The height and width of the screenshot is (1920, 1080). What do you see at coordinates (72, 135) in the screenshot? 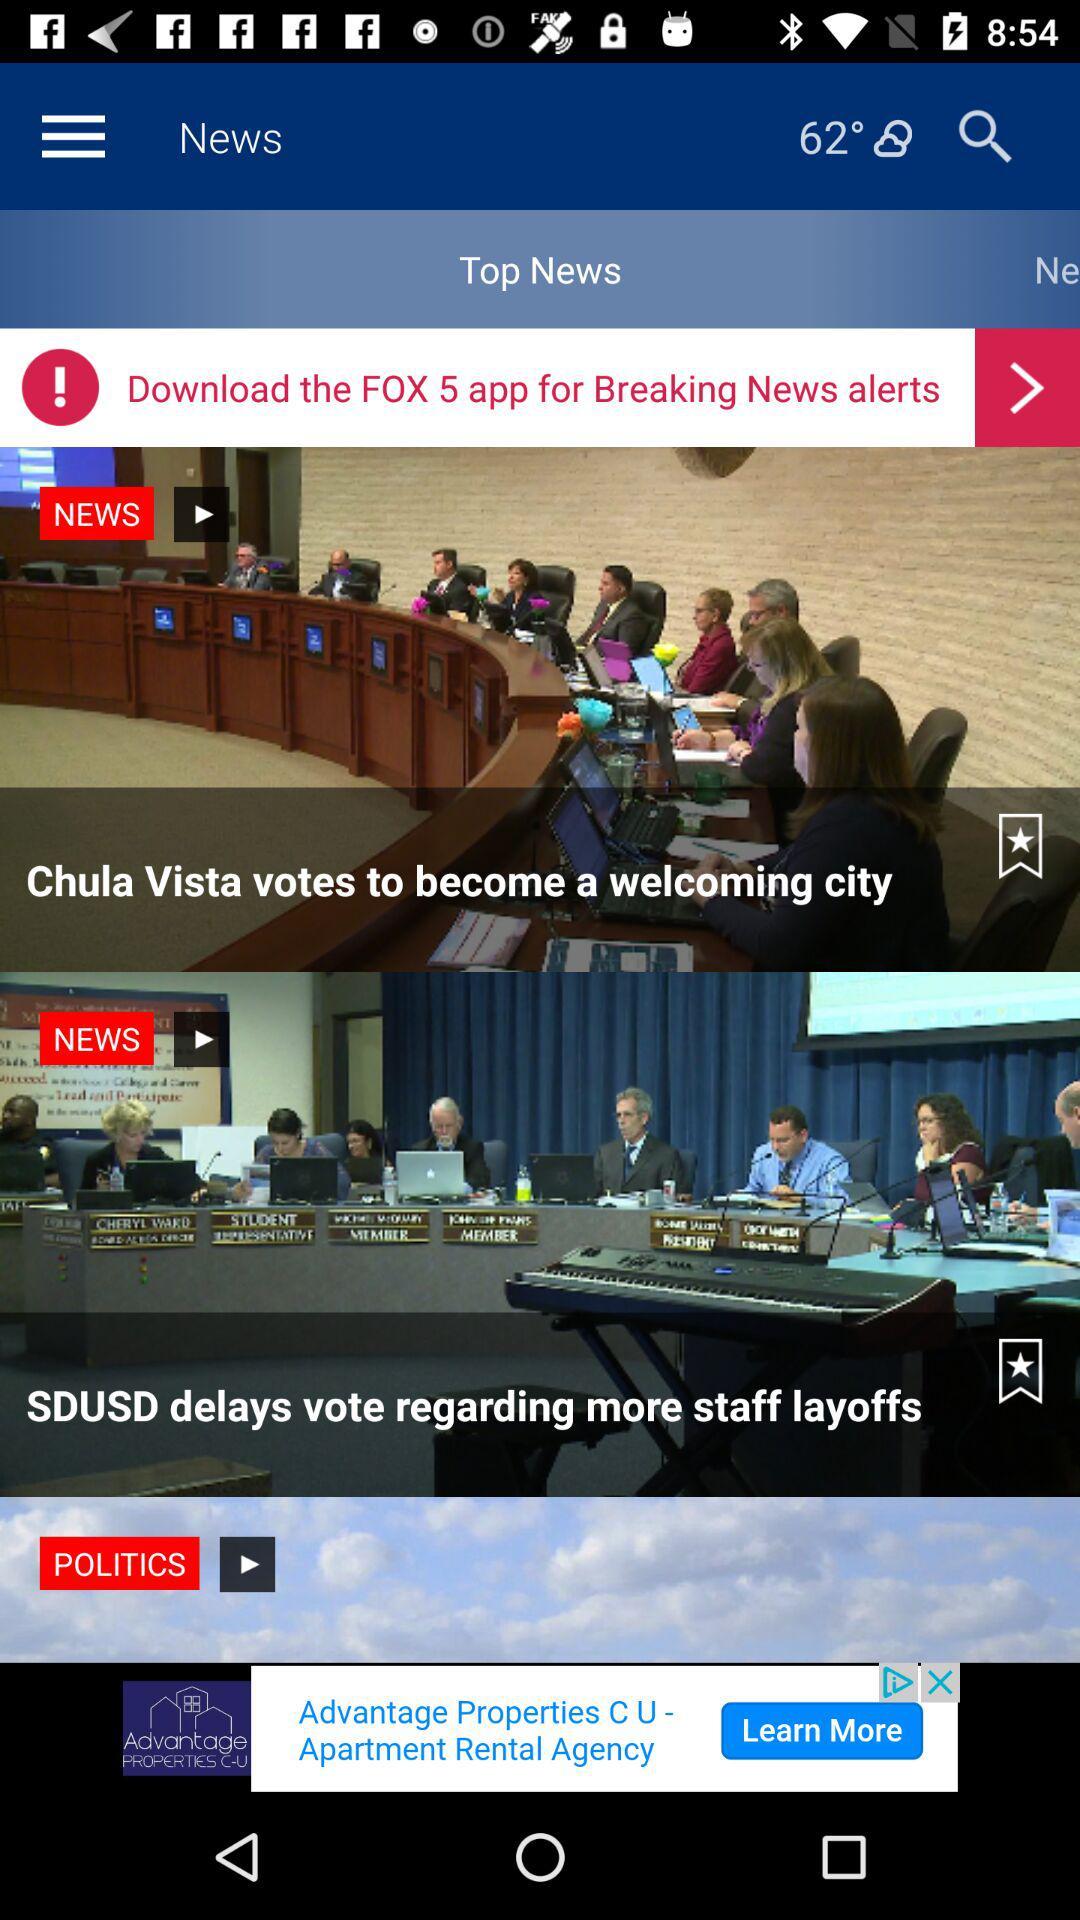
I see `open the menu` at bounding box center [72, 135].